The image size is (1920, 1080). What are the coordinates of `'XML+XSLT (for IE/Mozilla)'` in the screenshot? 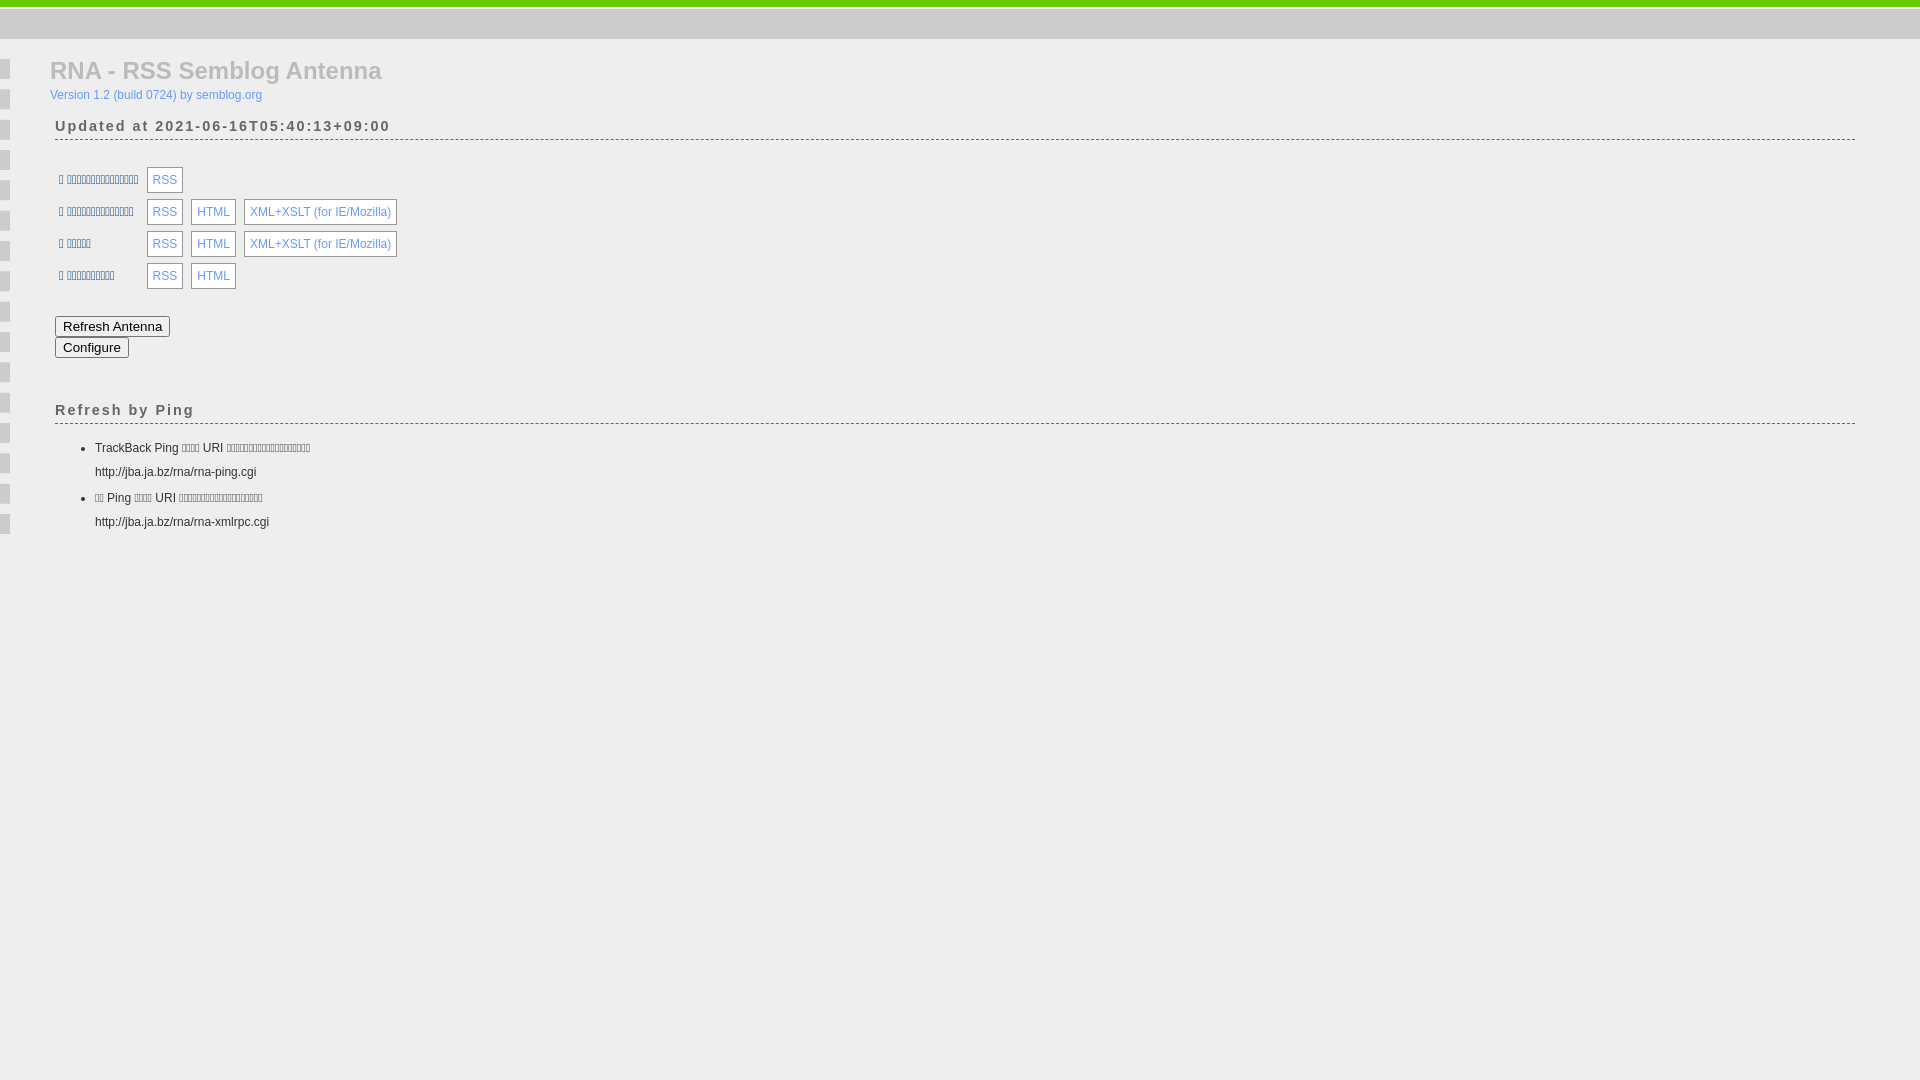 It's located at (320, 212).